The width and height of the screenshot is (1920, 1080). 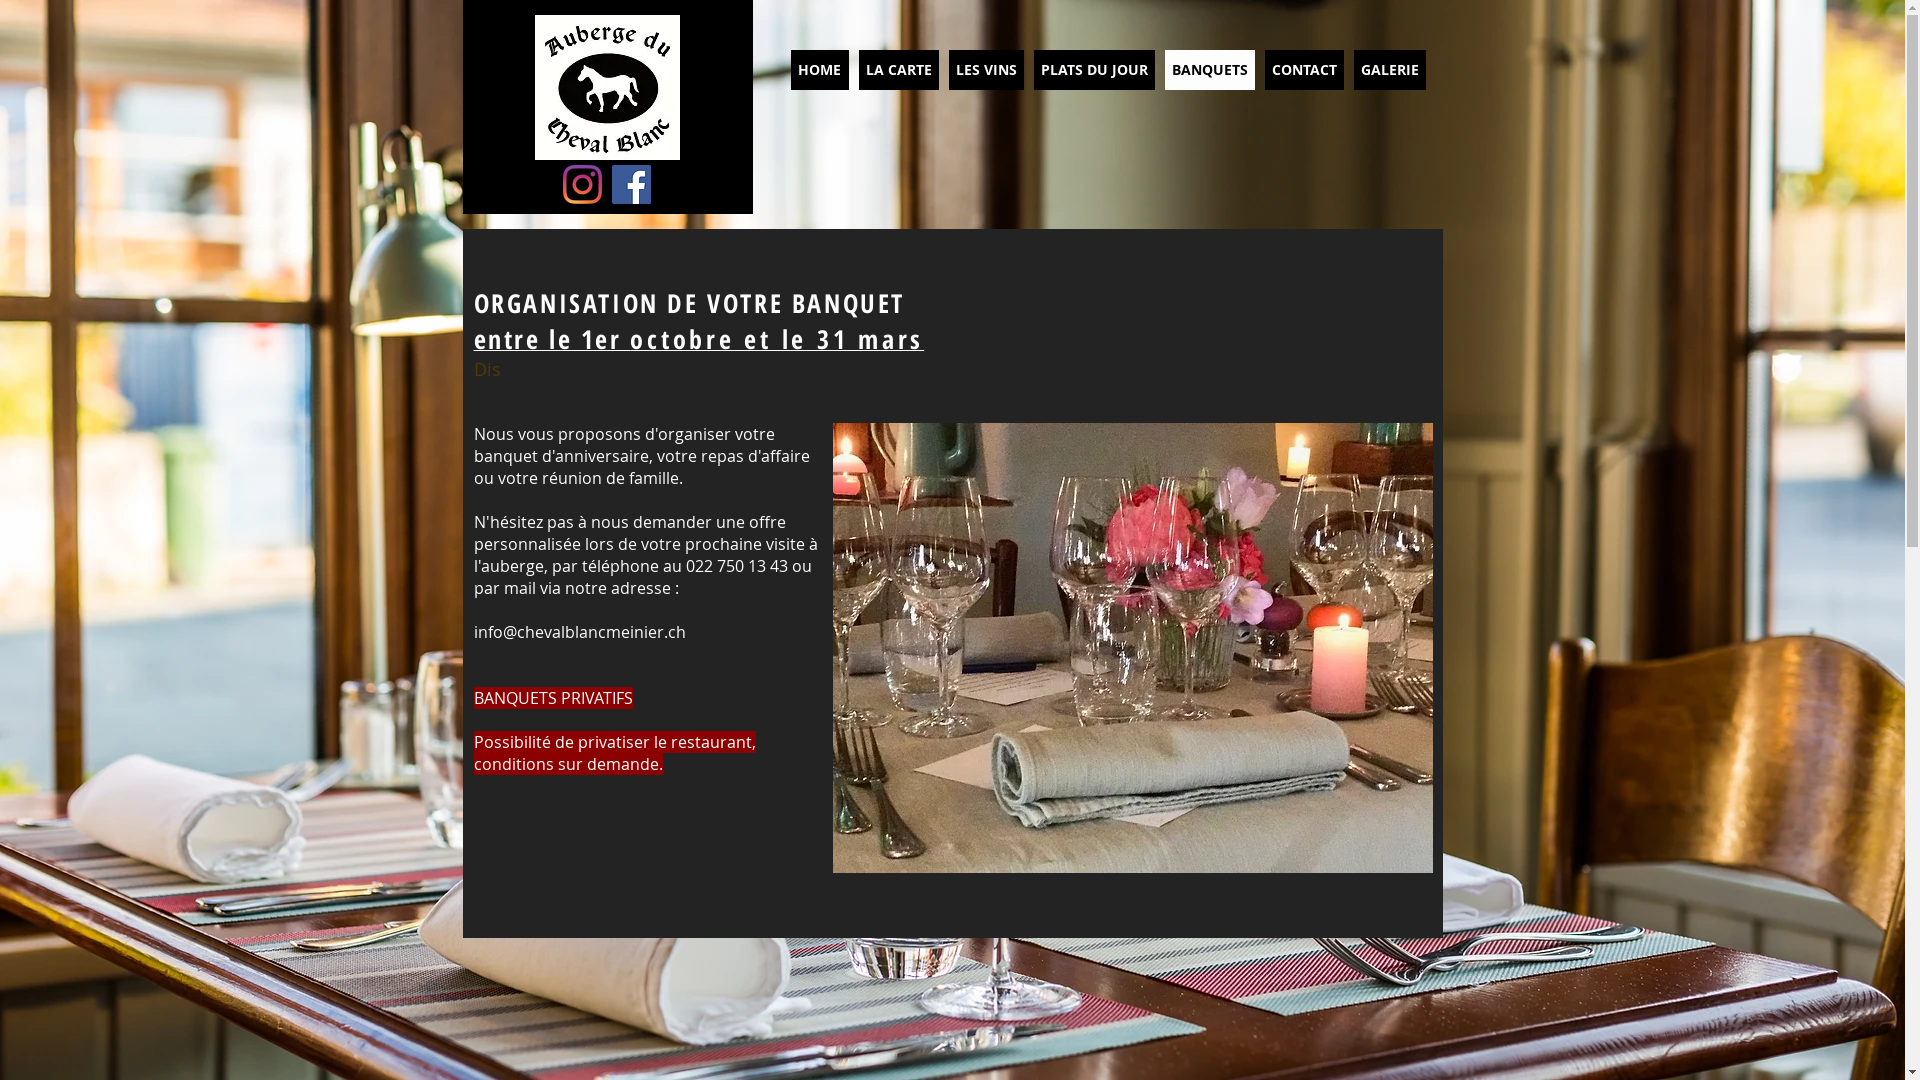 I want to click on 'LES VINS', so click(x=985, y=68).